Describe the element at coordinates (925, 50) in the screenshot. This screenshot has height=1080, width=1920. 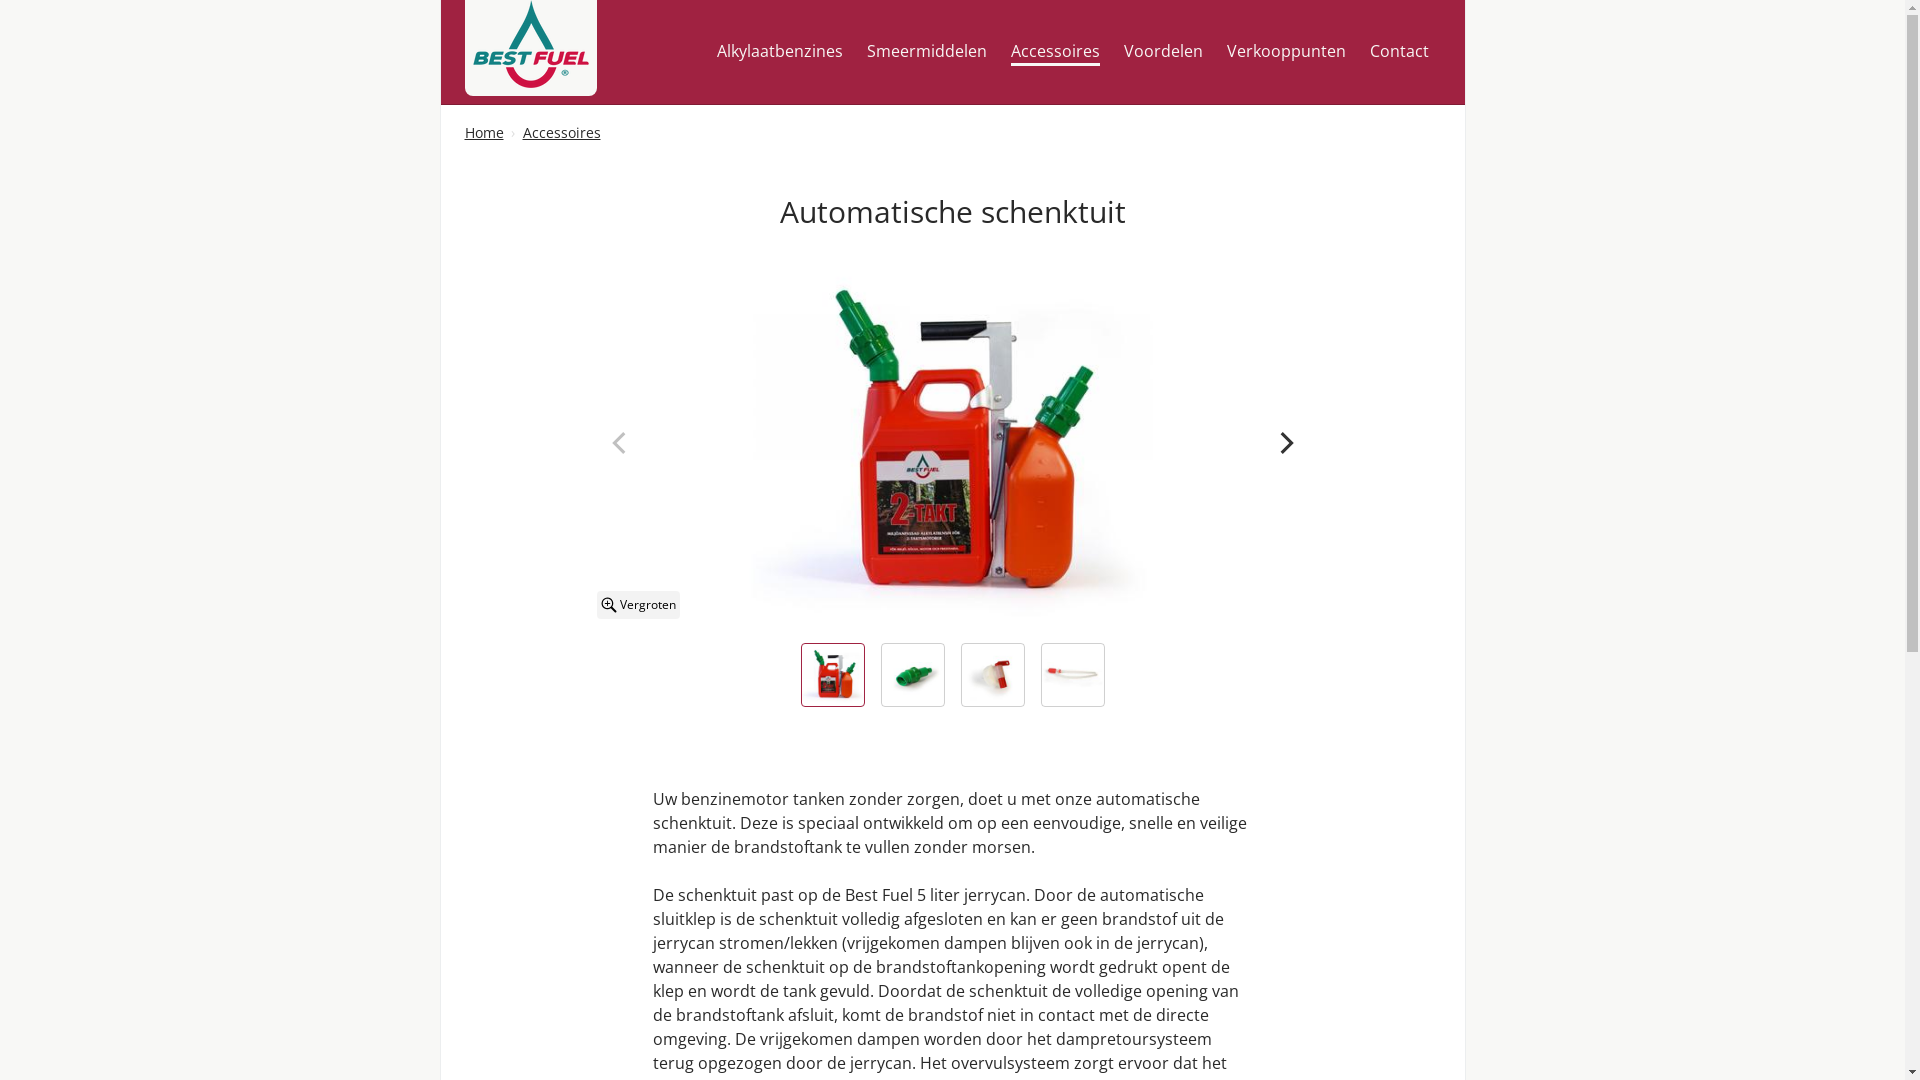
I see `'Smeermiddelen'` at that location.